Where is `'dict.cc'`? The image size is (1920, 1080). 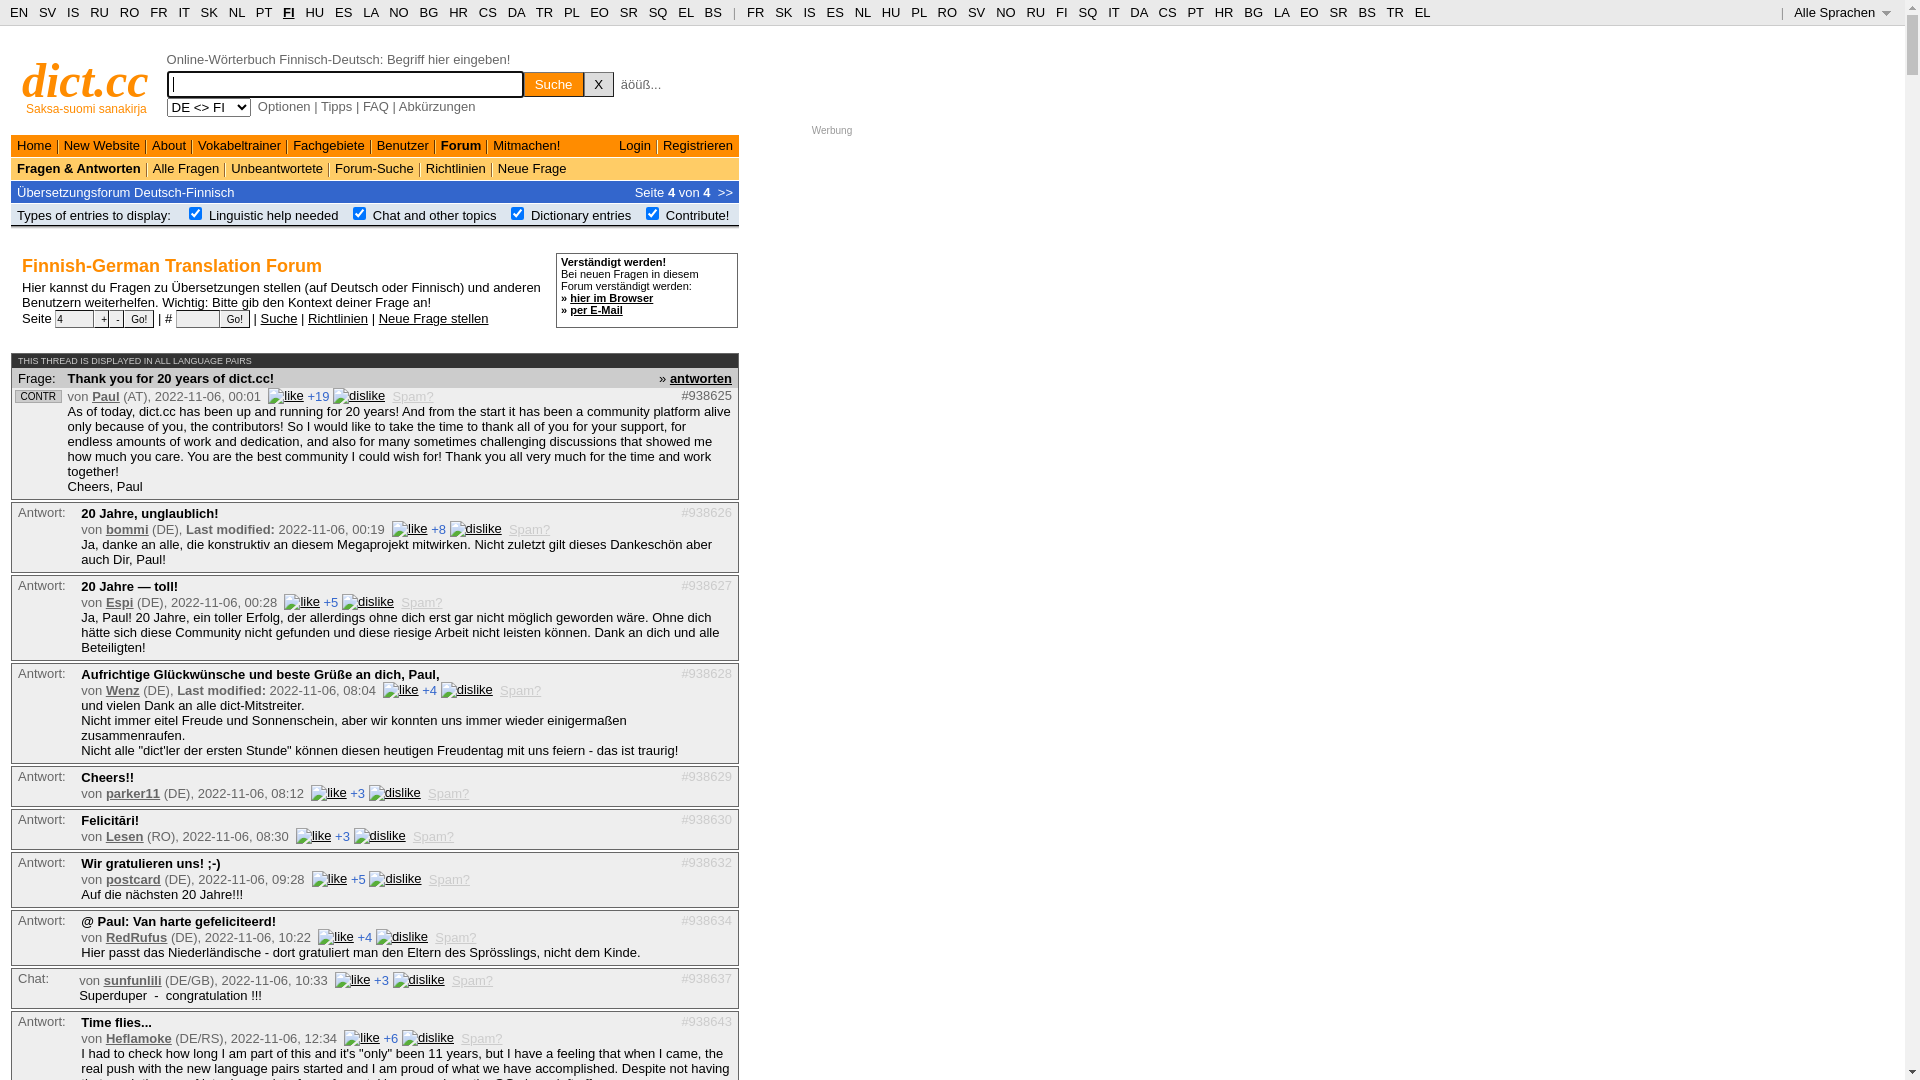 'dict.cc' is located at coordinates (84, 79).